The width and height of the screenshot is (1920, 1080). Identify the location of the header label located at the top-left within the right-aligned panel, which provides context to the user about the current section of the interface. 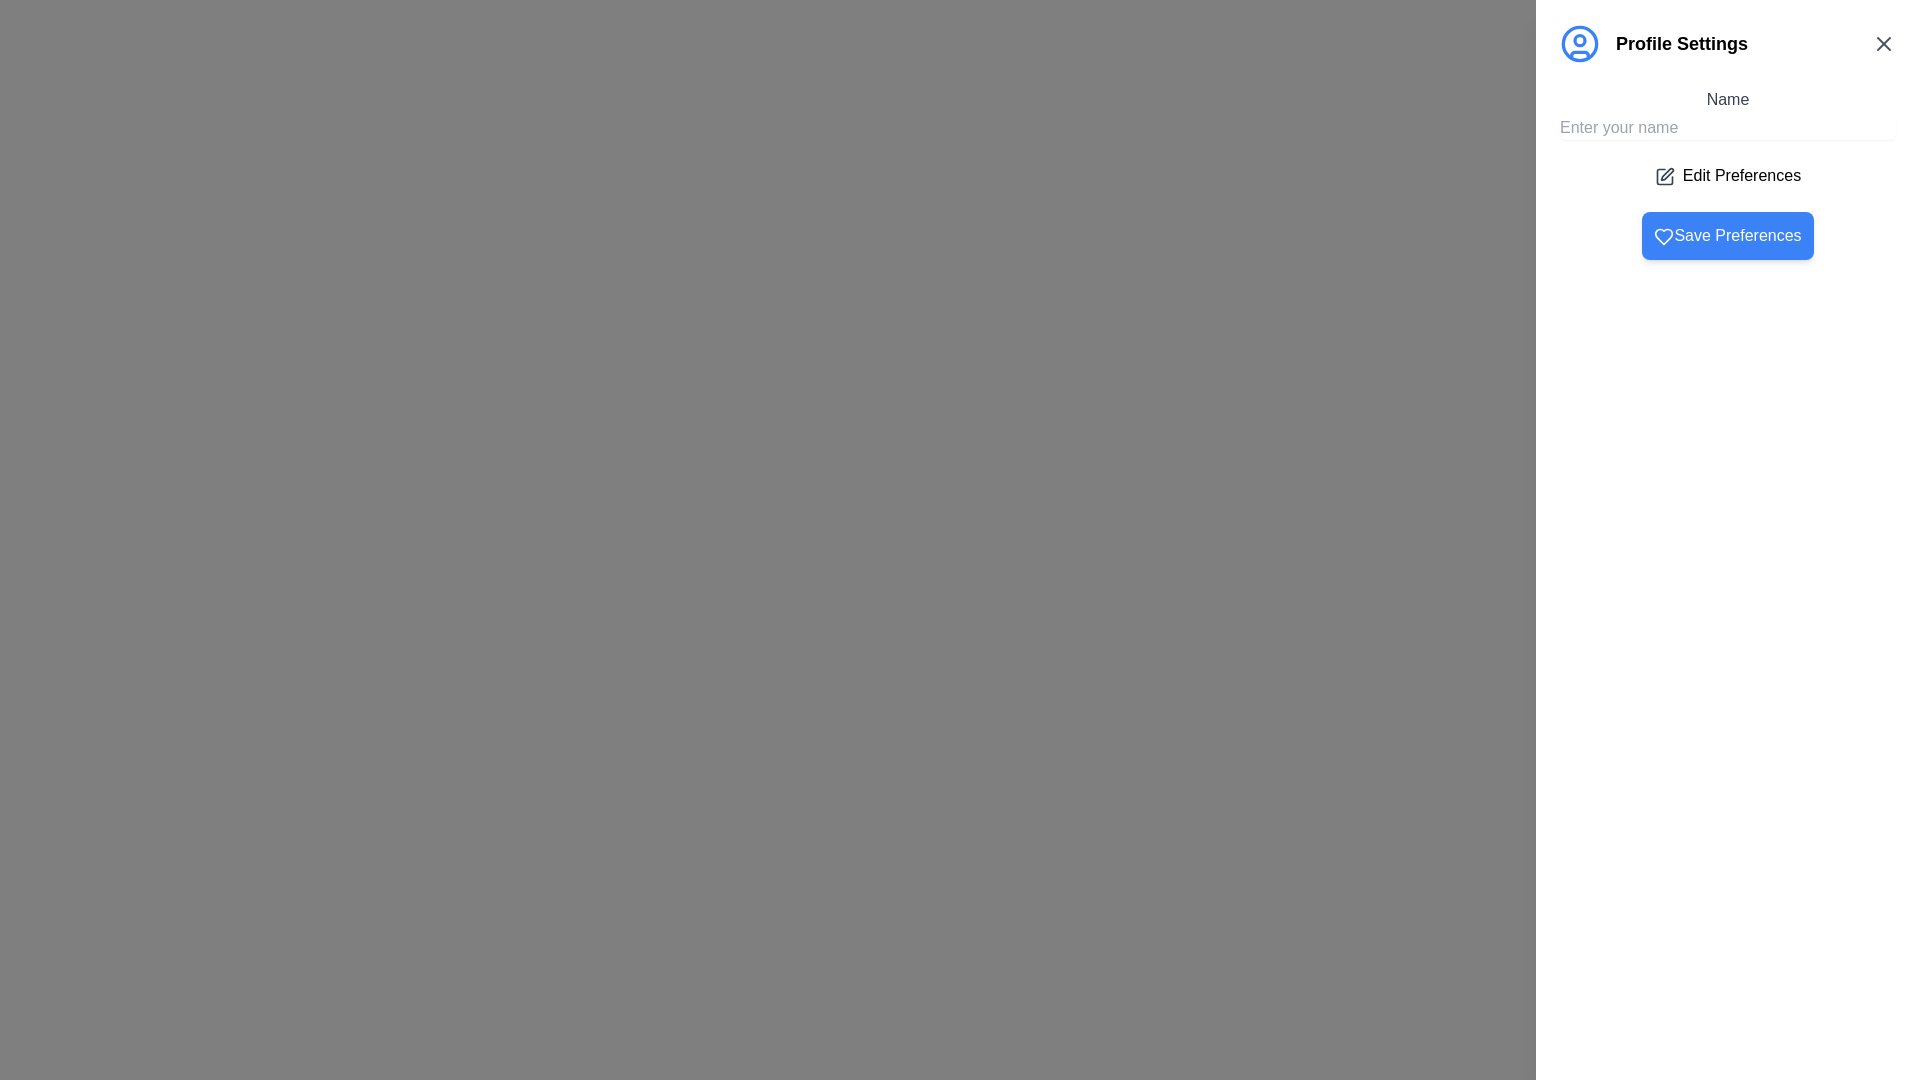
(1654, 43).